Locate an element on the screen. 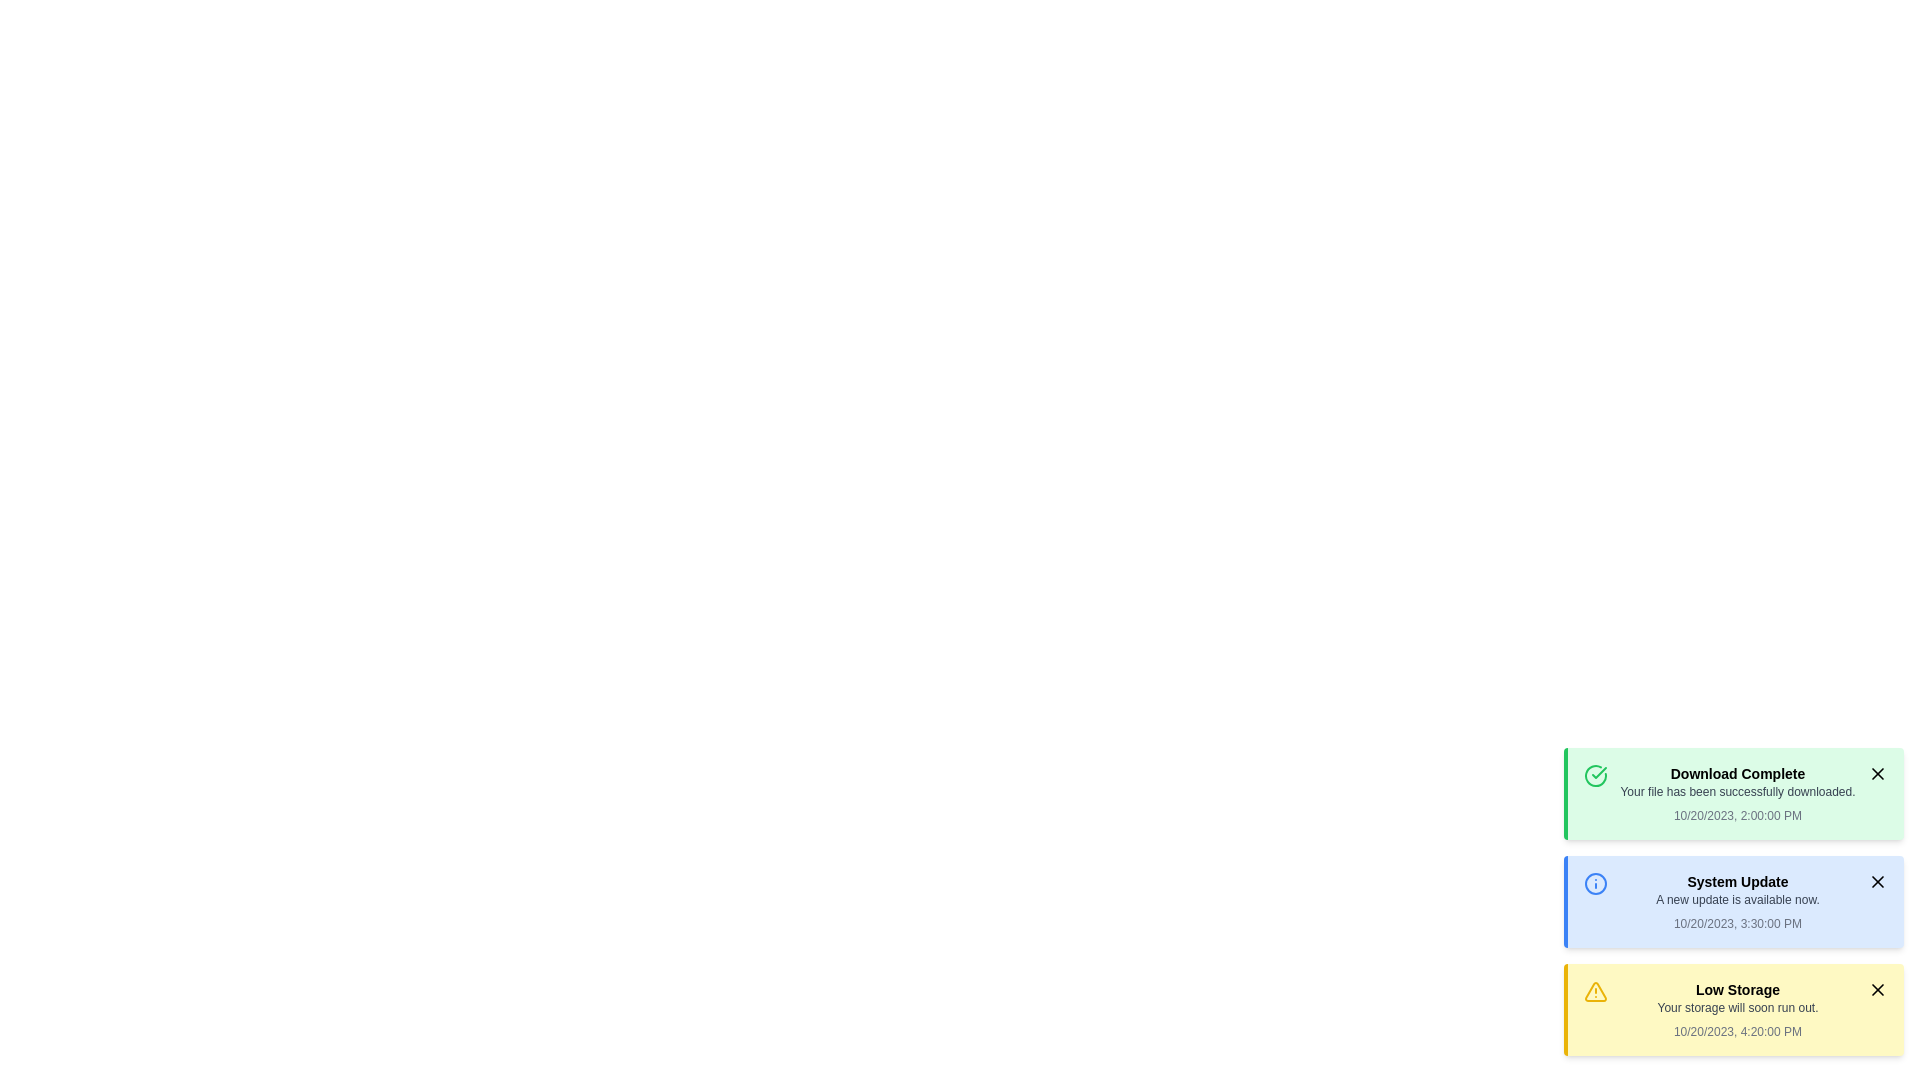 This screenshot has height=1080, width=1920. the informational icon located on the left side of the blue 'System Update' notification bar, next to the text content is located at coordinates (1595, 882).